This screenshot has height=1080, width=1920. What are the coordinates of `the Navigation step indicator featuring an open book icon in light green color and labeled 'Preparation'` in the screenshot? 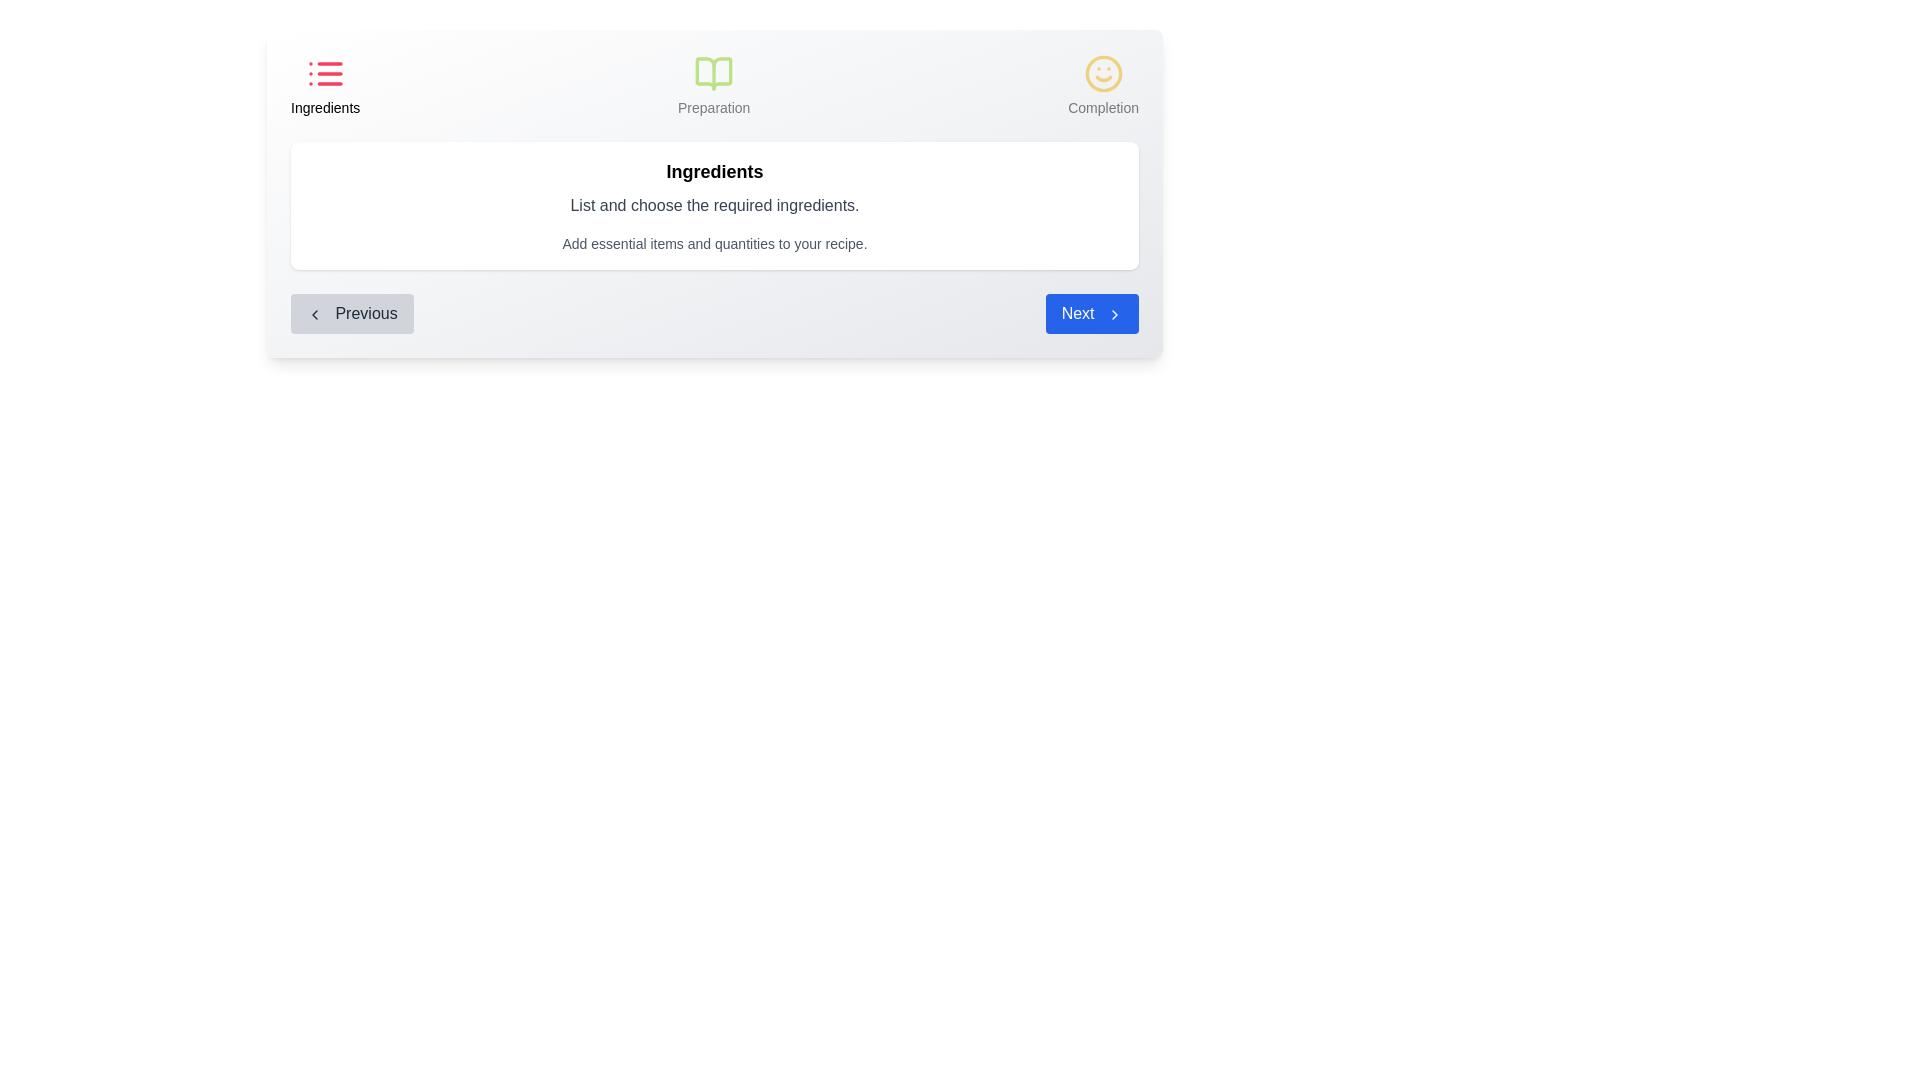 It's located at (714, 84).